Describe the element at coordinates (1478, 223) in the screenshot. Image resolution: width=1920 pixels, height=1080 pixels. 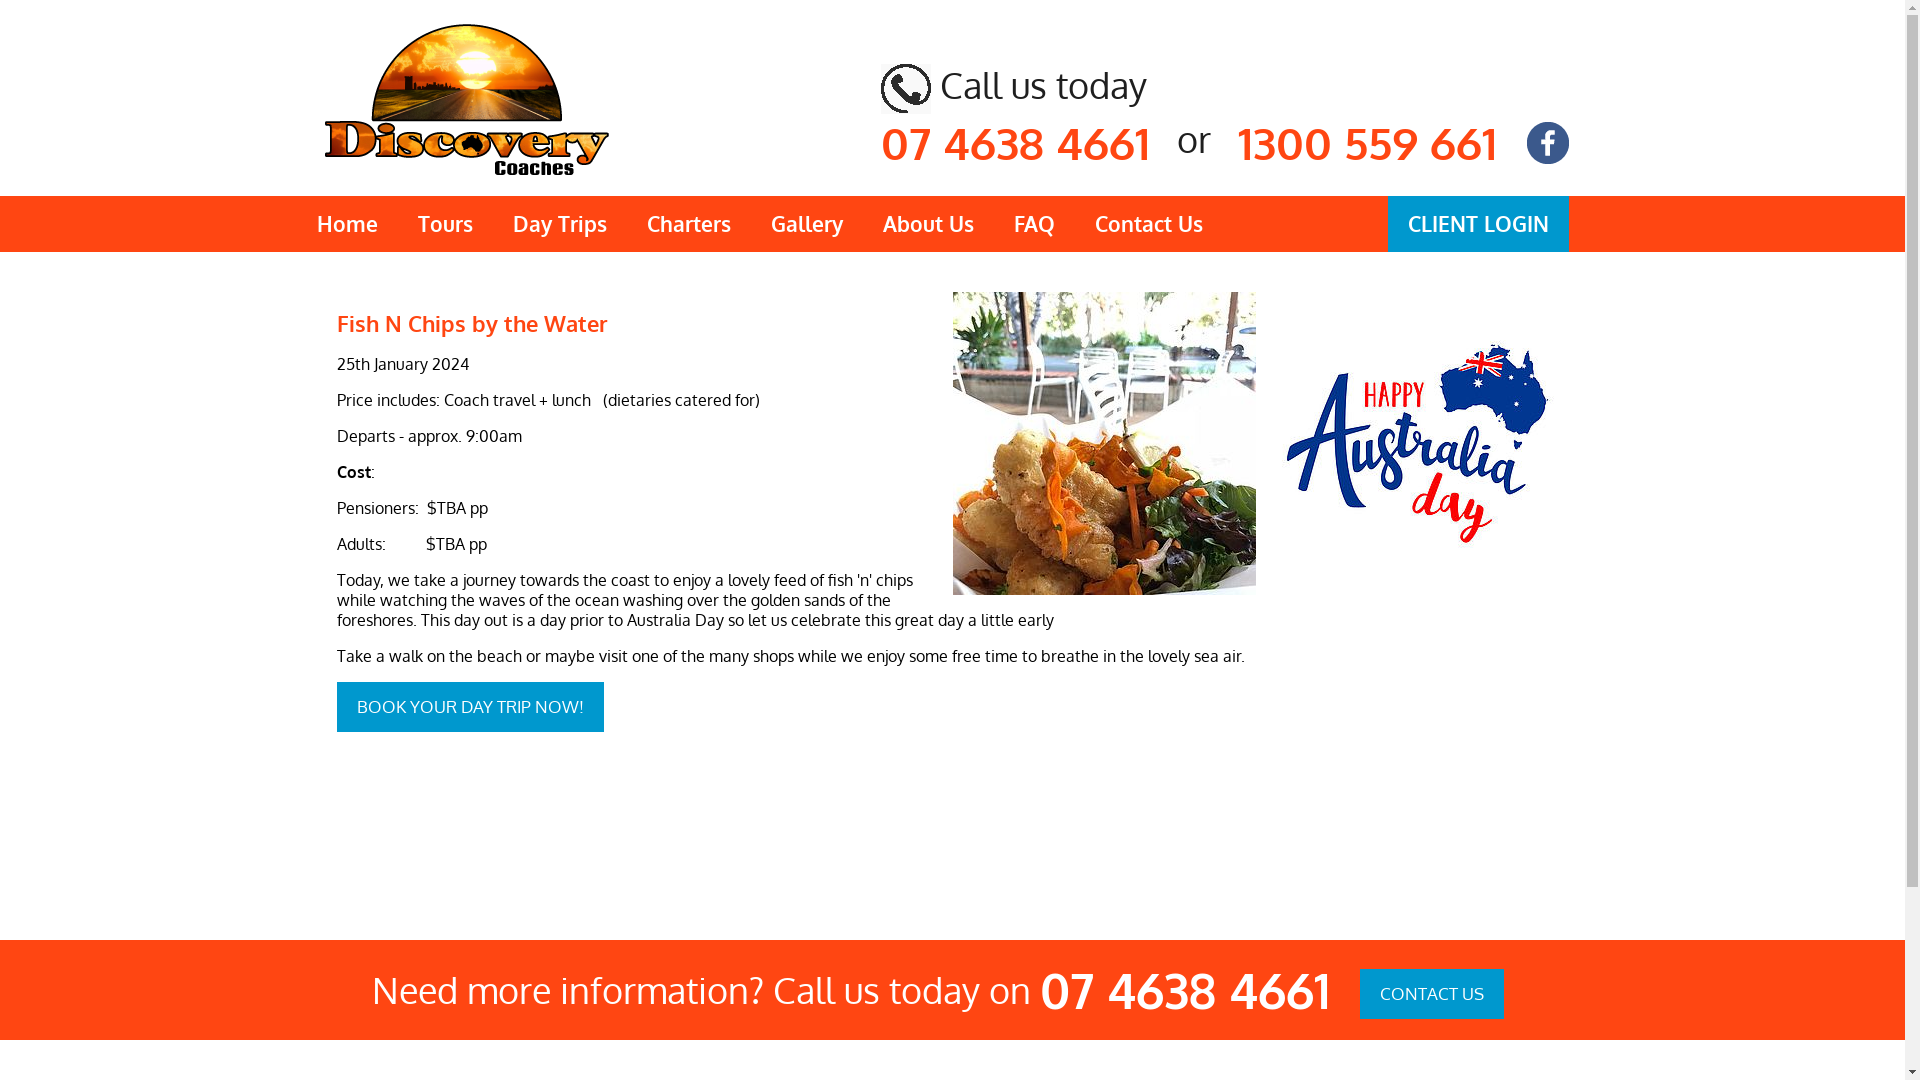
I see `'CLIENT LOGIN'` at that location.